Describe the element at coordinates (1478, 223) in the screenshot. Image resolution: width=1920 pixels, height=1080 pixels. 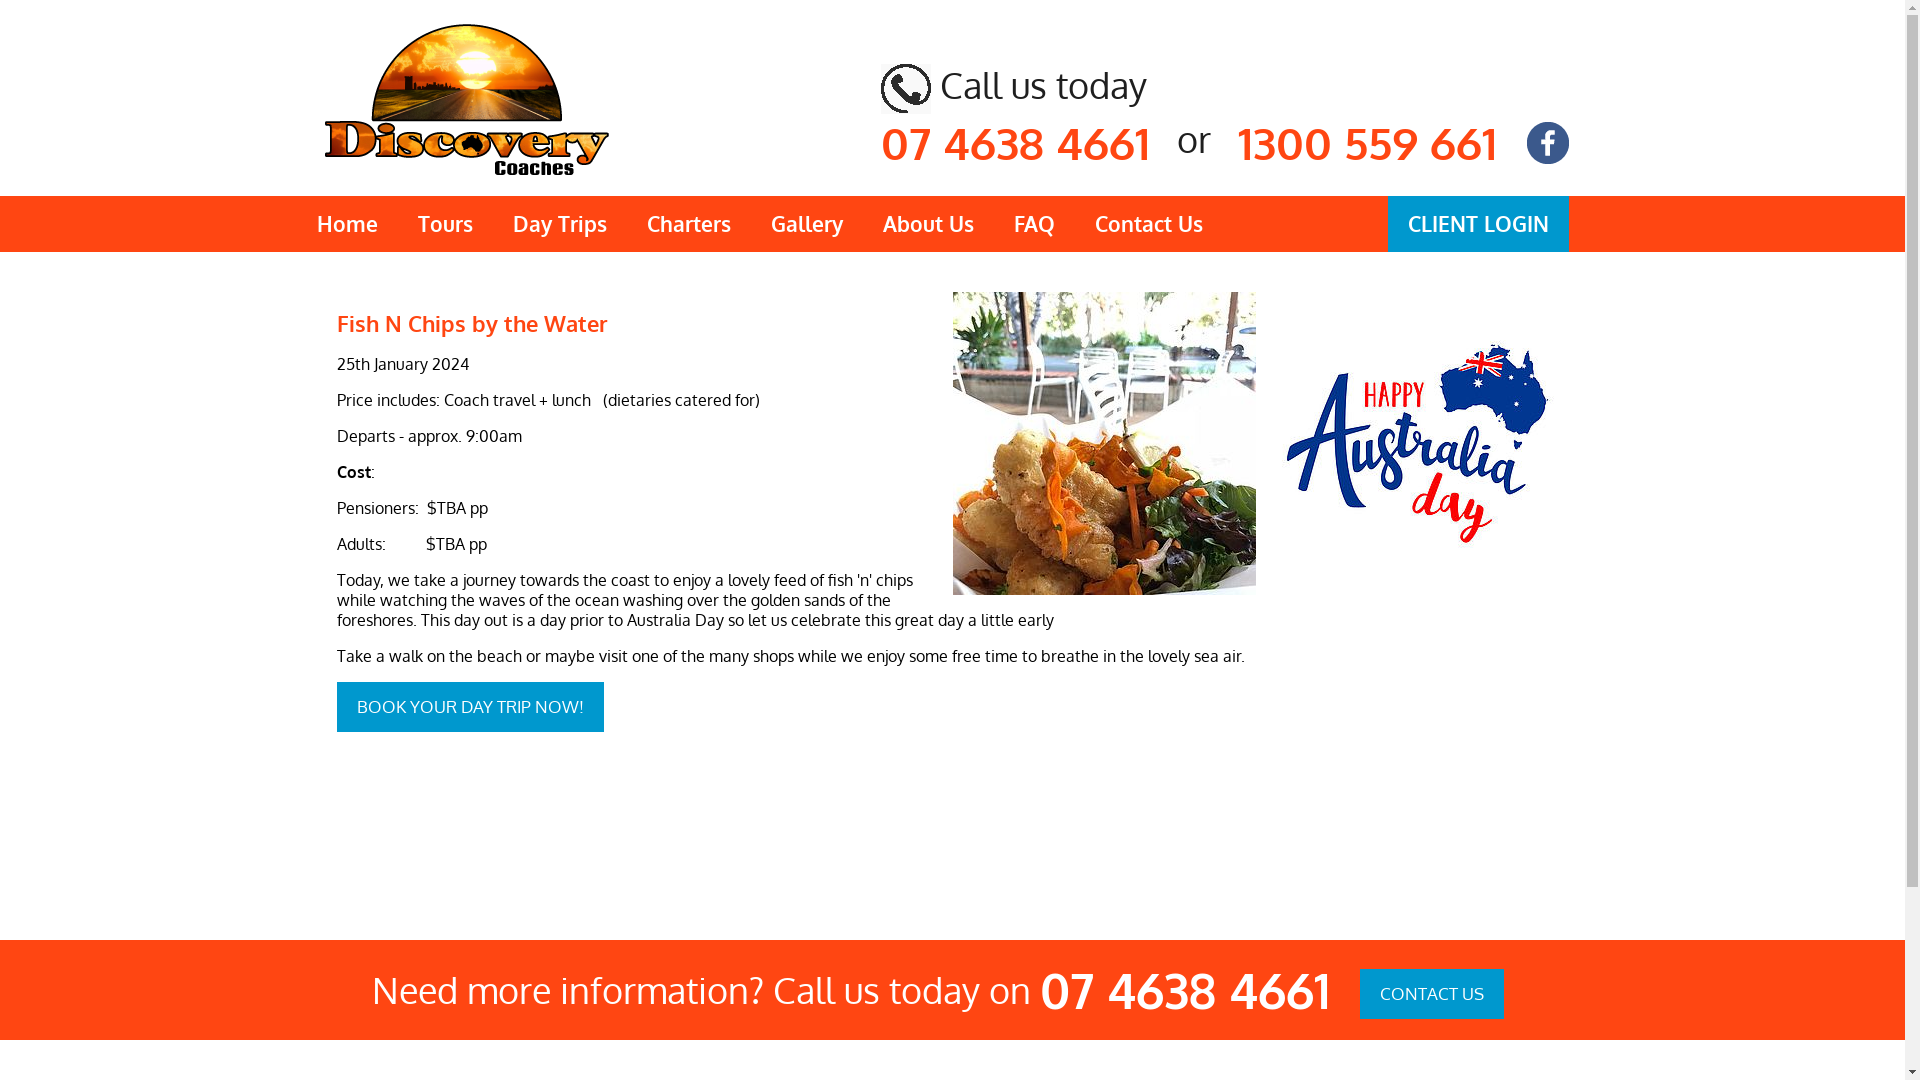
I see `'CLIENT LOGIN'` at that location.